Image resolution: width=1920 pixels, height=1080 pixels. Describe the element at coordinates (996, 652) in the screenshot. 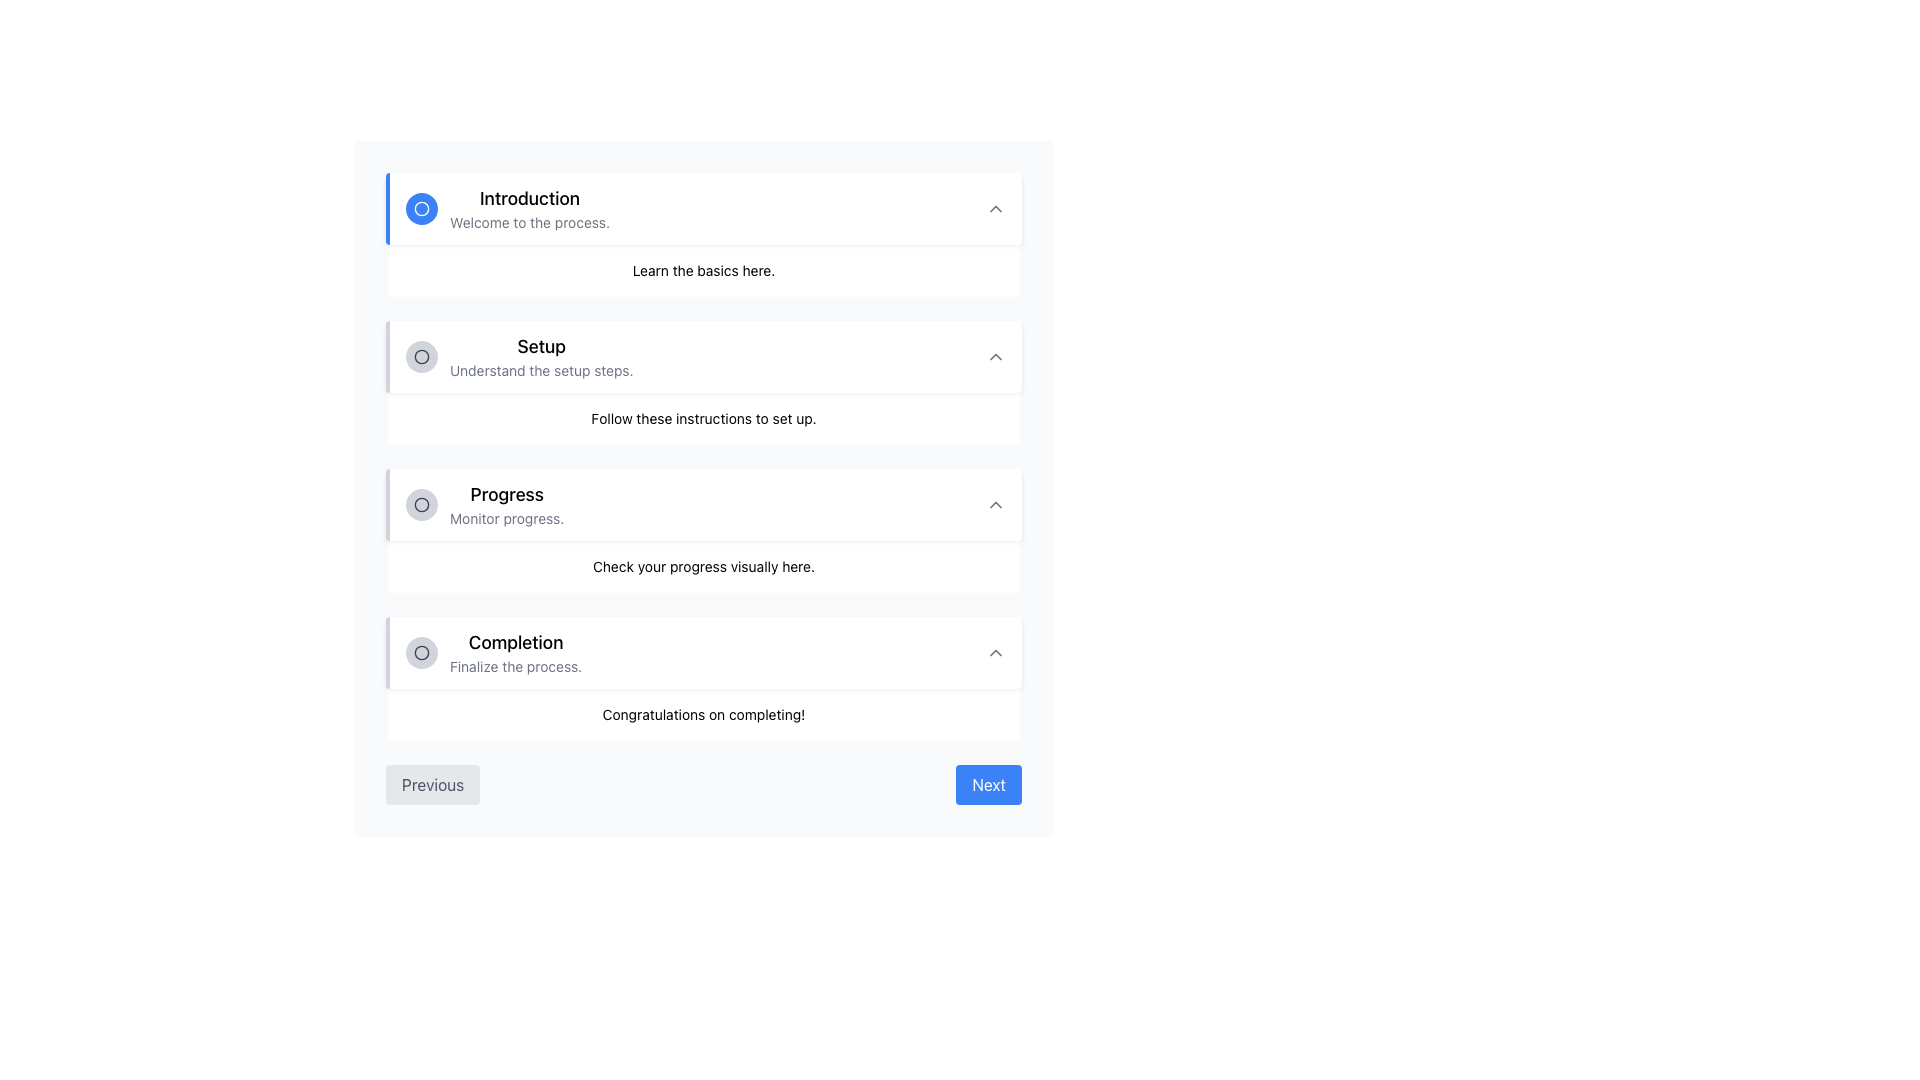

I see `the chevron-shaped toggle button located on the far-right side of the 'Completion' section` at that location.